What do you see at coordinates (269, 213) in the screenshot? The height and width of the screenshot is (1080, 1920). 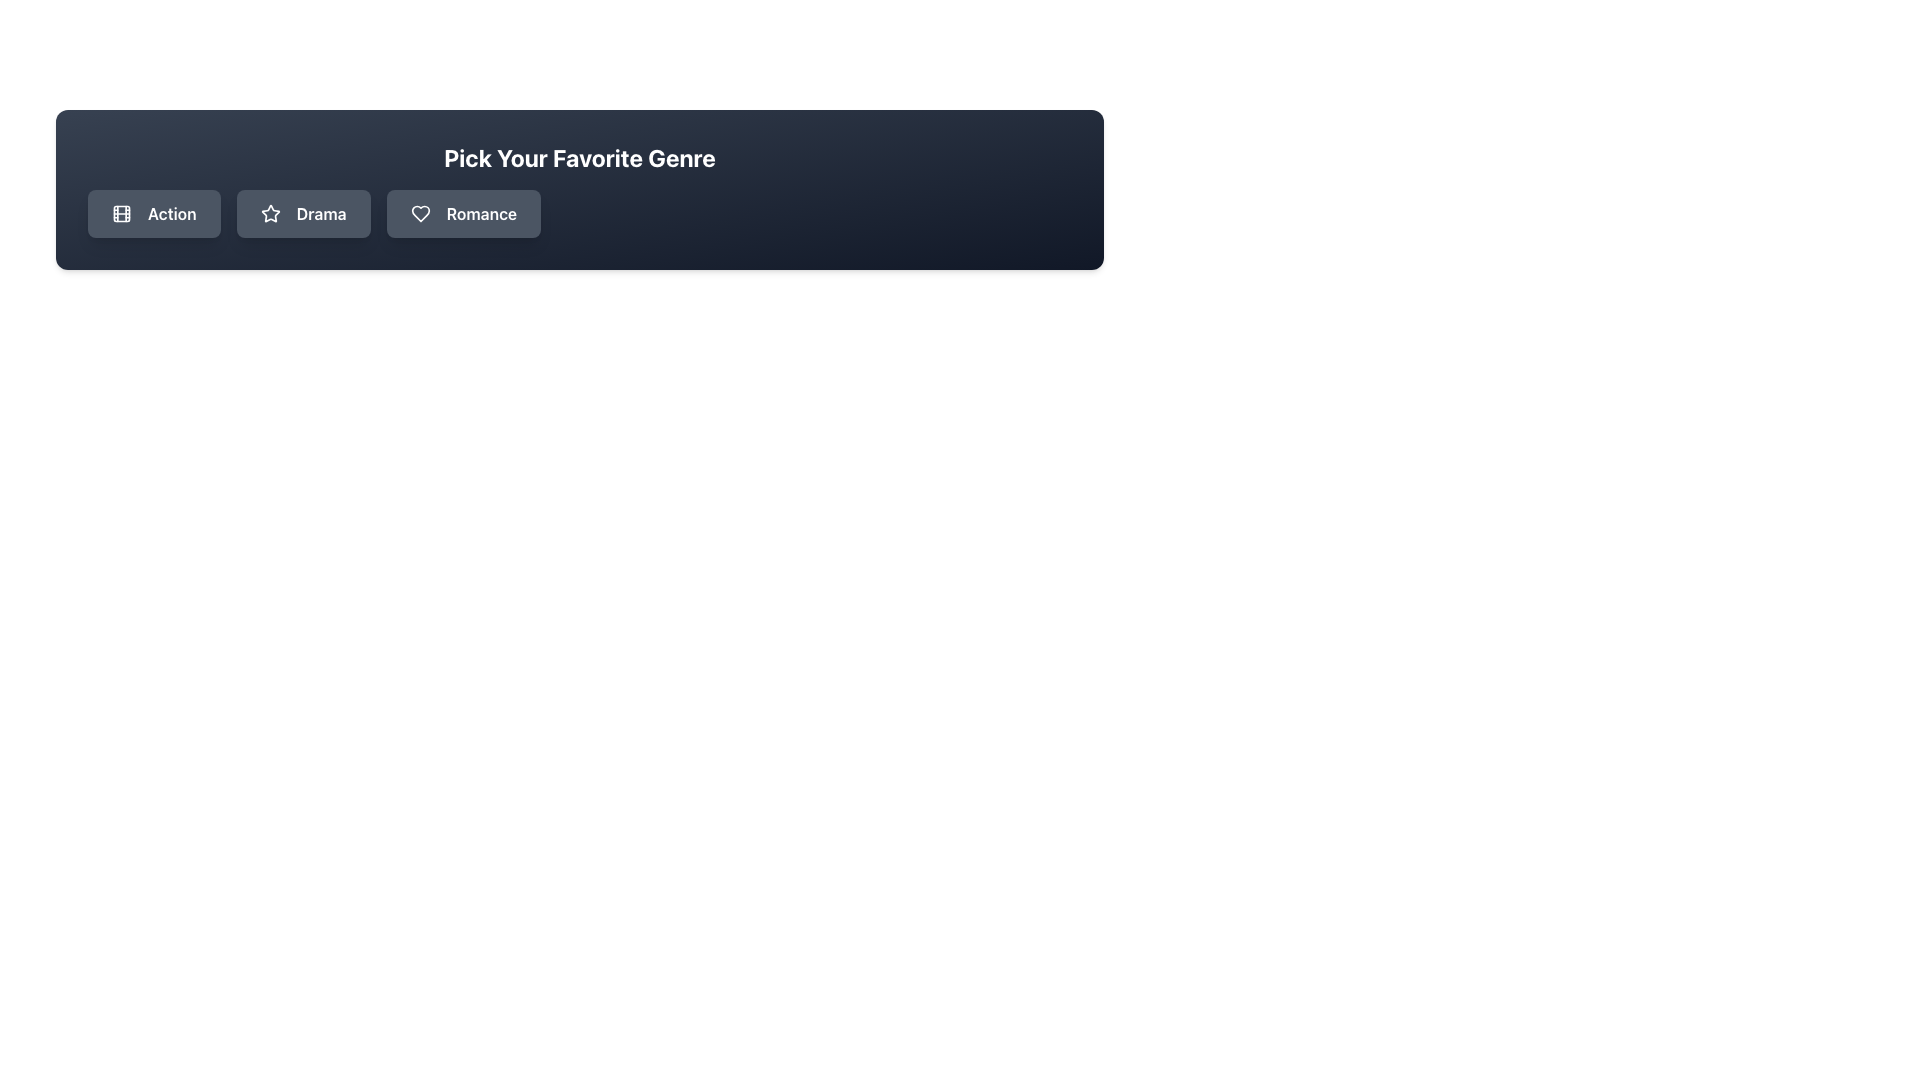 I see `the Icon representing the 'Drama' button, which is centrally located among three genre buttons ('Action', 'Drama', 'Romance') in the 'Pick Your Favorite Genre' section` at bounding box center [269, 213].